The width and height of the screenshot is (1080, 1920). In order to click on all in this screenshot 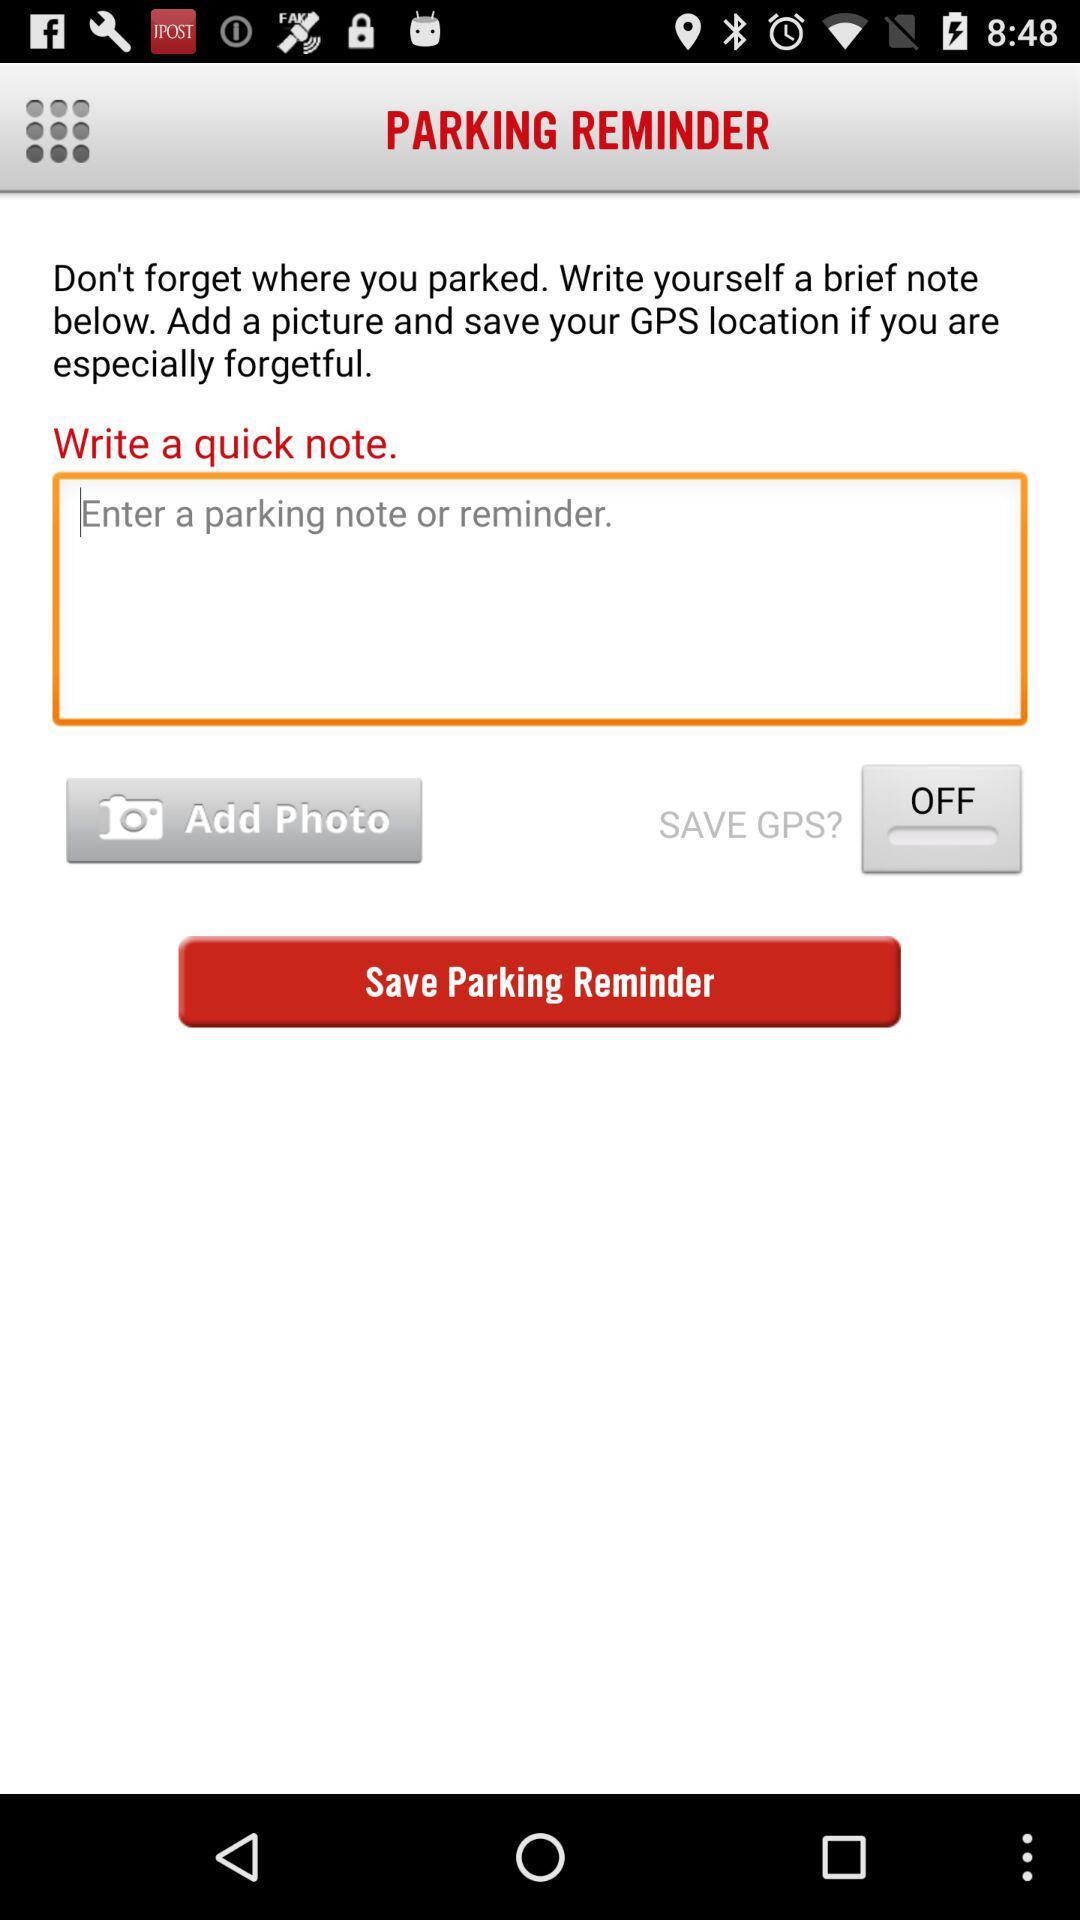, I will do `click(56, 130)`.